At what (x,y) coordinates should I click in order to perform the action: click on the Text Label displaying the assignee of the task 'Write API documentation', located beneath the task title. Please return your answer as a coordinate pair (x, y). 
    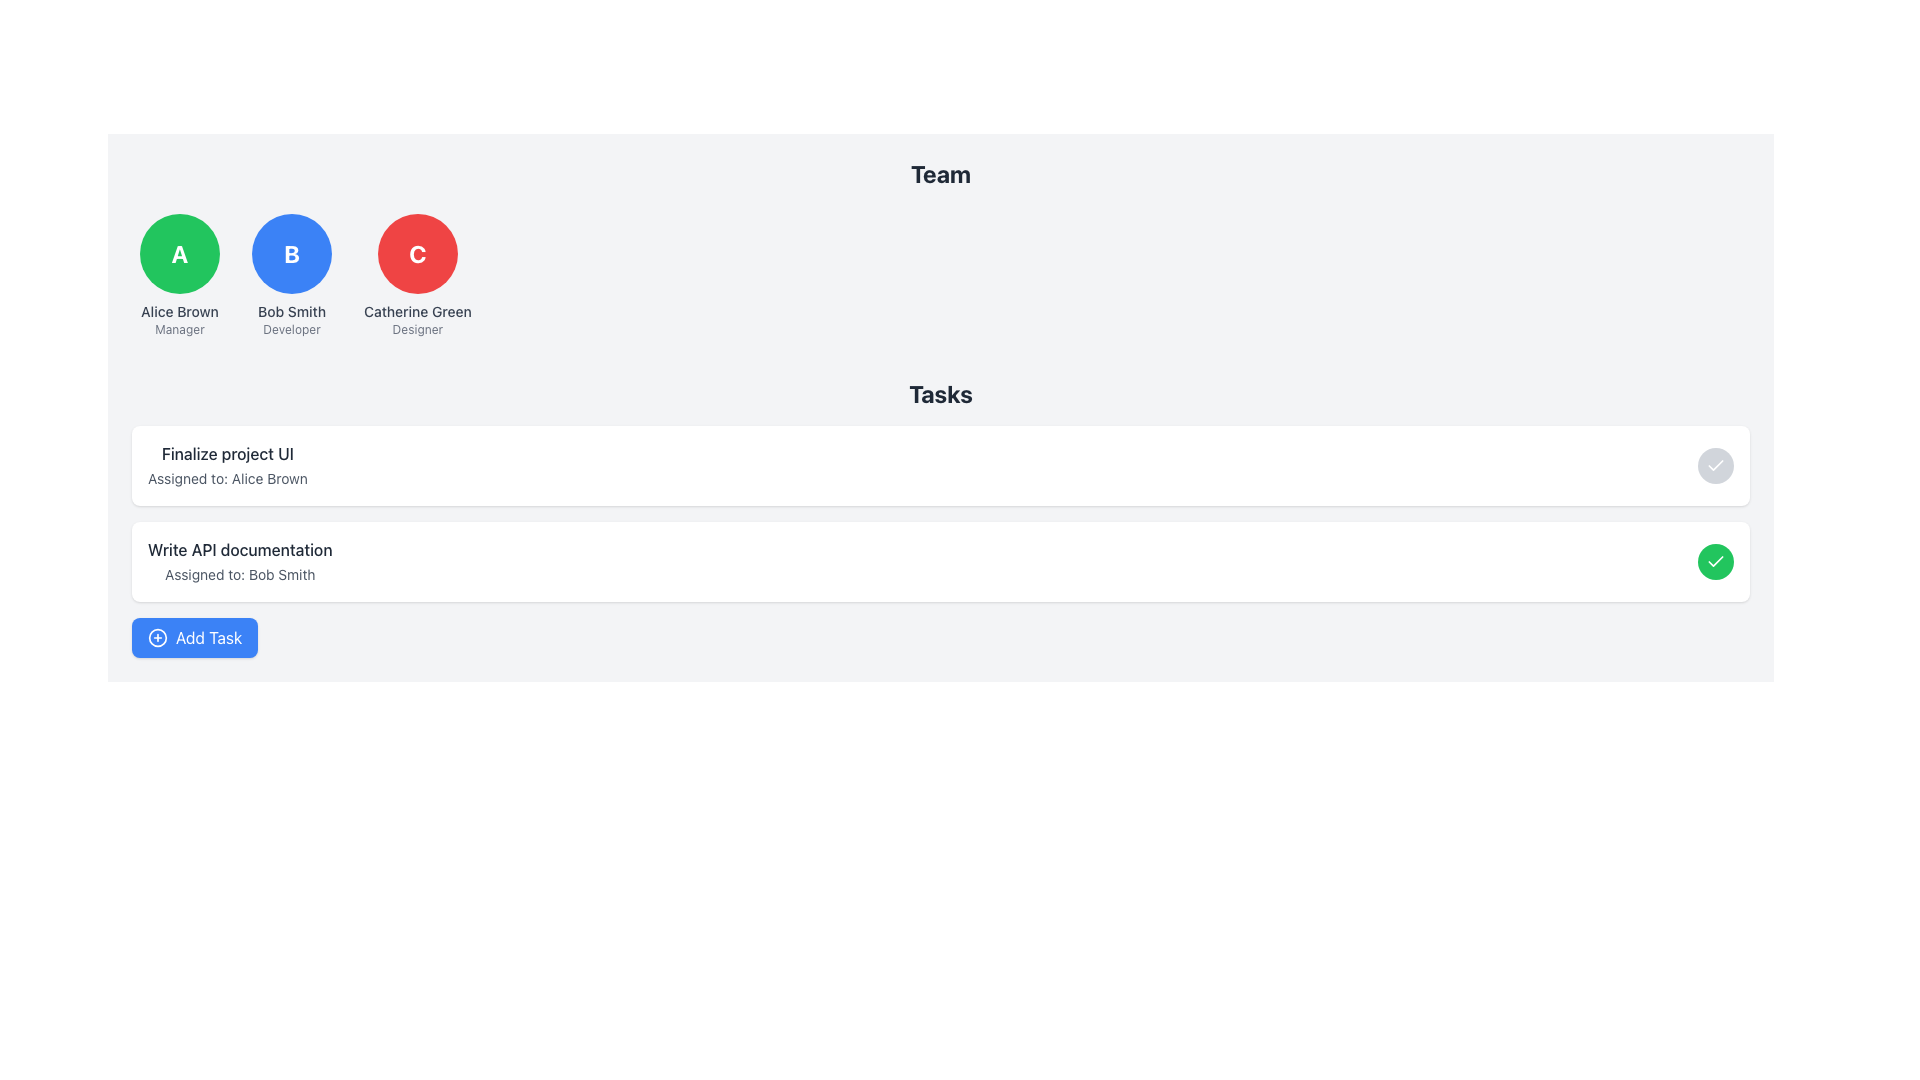
    Looking at the image, I should click on (240, 574).